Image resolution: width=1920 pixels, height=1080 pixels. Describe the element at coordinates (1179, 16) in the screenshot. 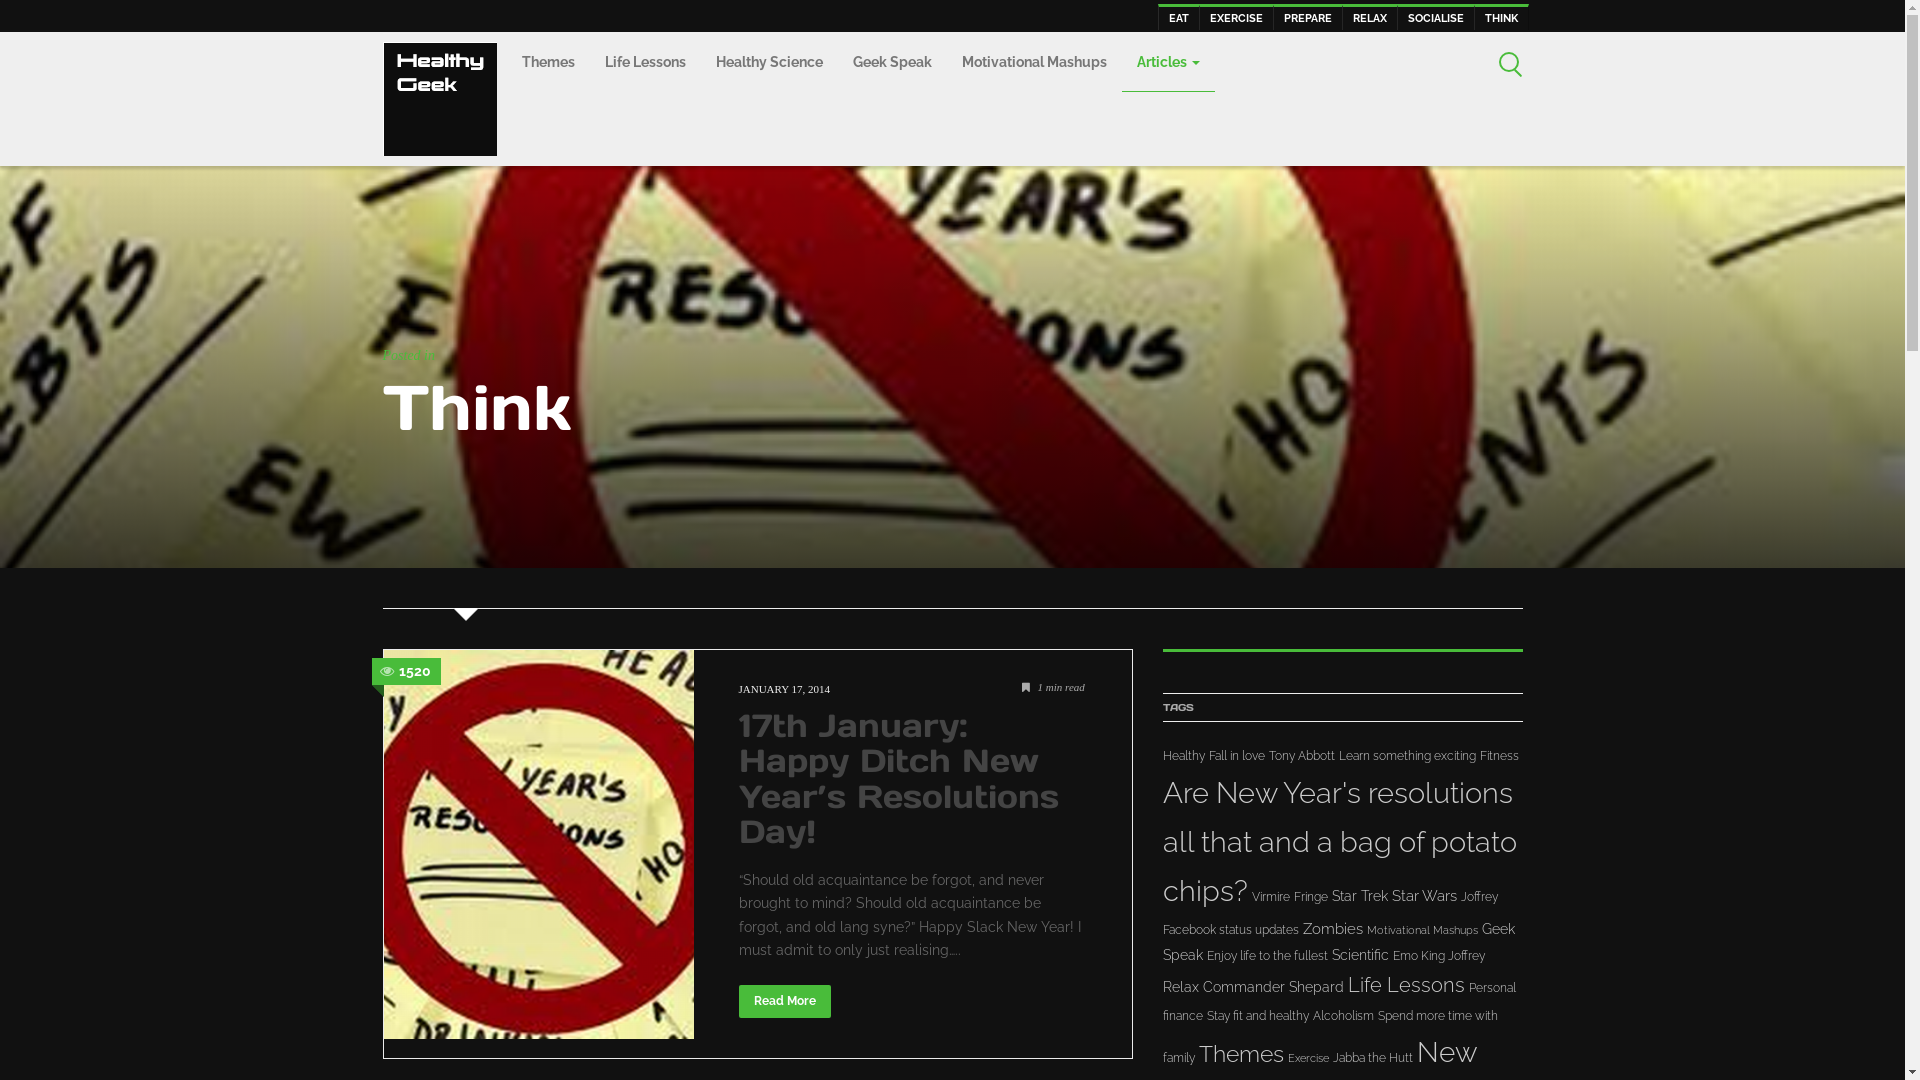

I see `'EAT'` at that location.